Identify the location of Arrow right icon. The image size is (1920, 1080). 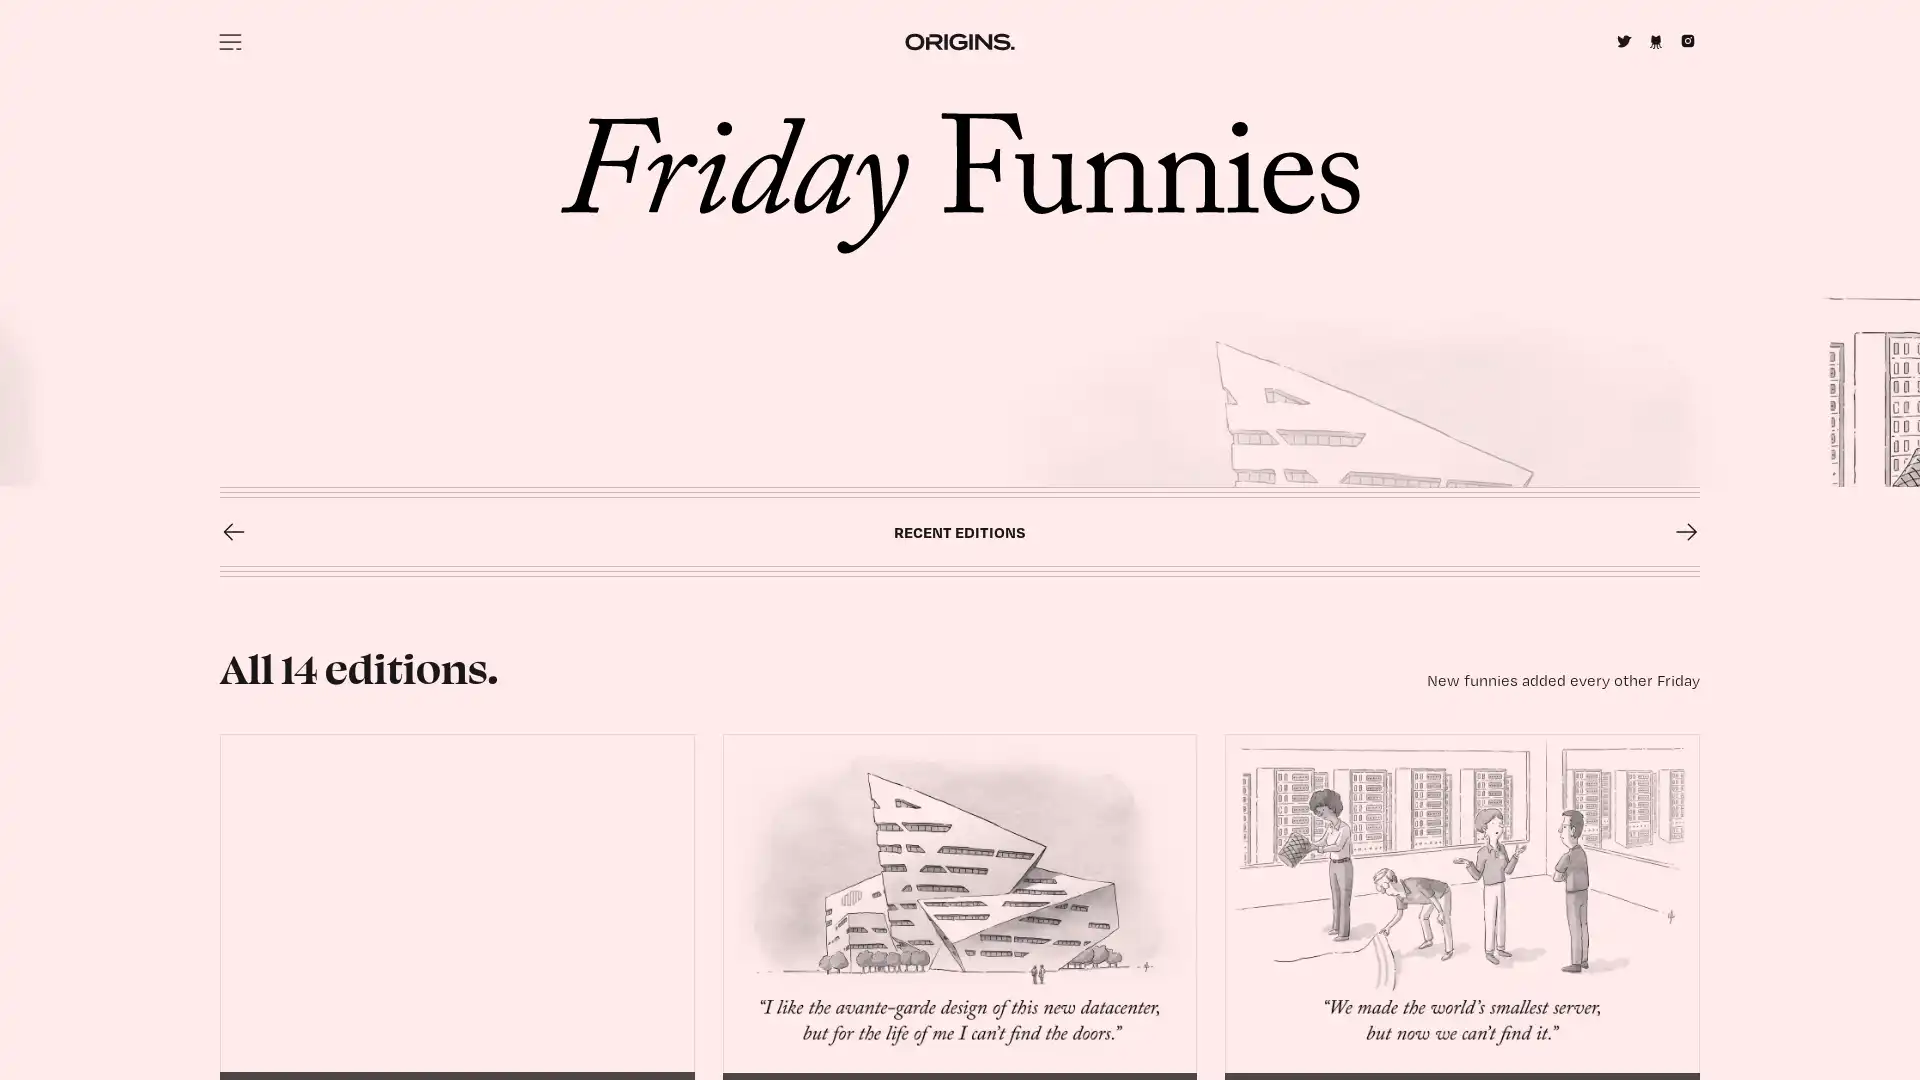
(1684, 918).